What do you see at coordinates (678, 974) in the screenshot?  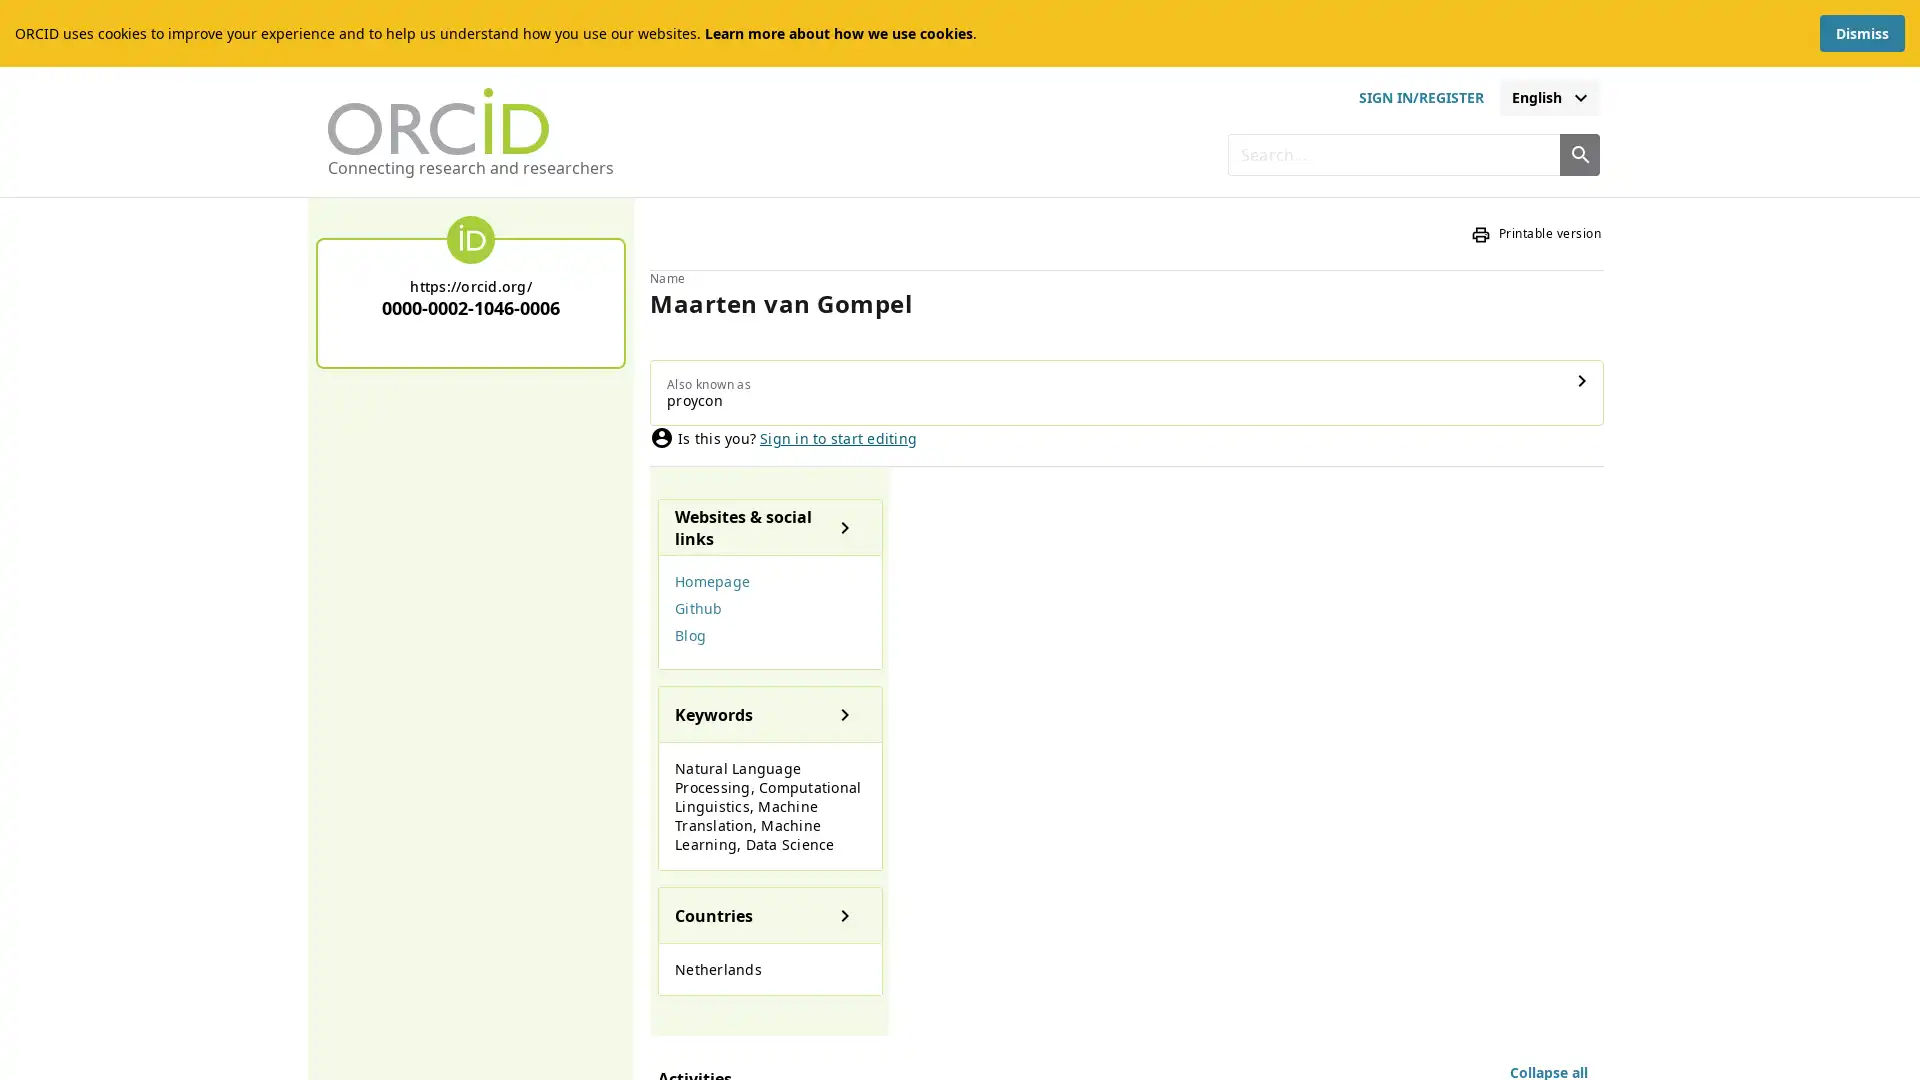 I see `Hide details` at bounding box center [678, 974].